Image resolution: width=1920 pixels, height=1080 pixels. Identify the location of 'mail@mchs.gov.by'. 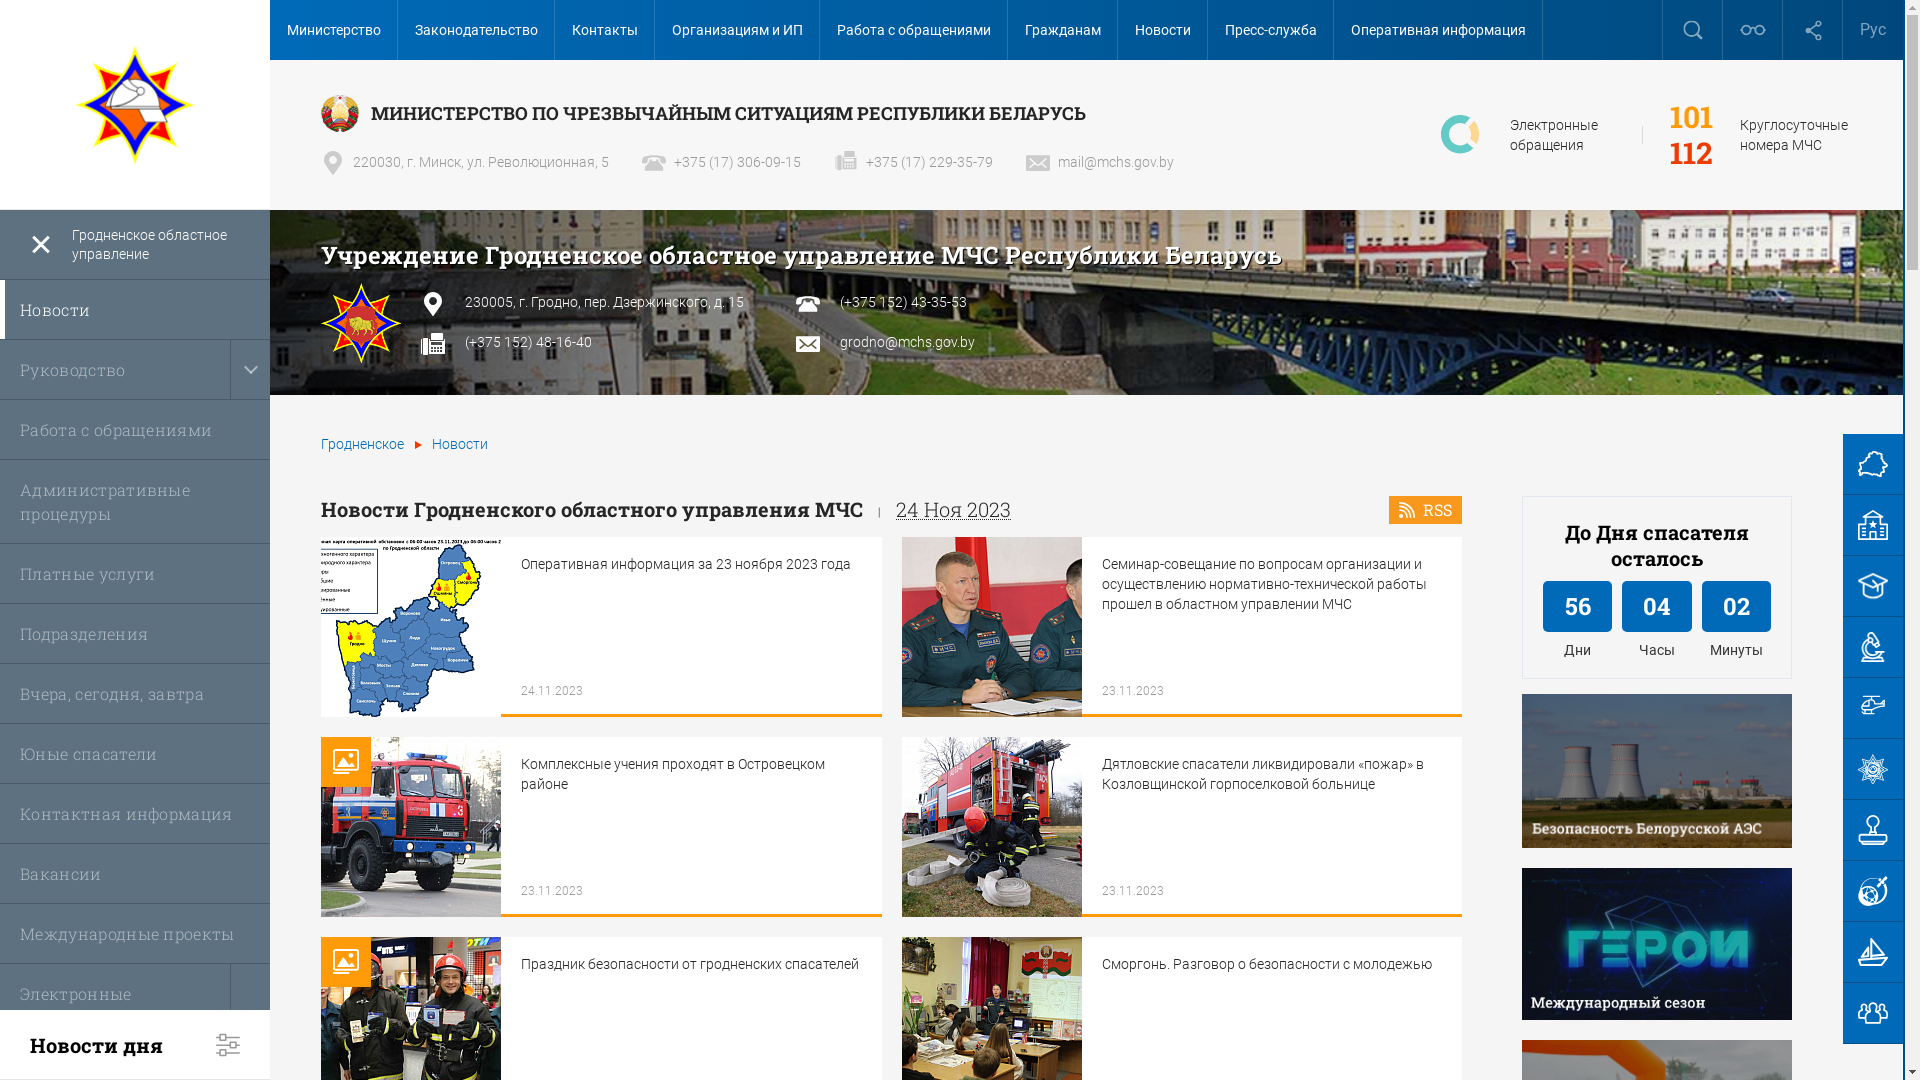
(1026, 161).